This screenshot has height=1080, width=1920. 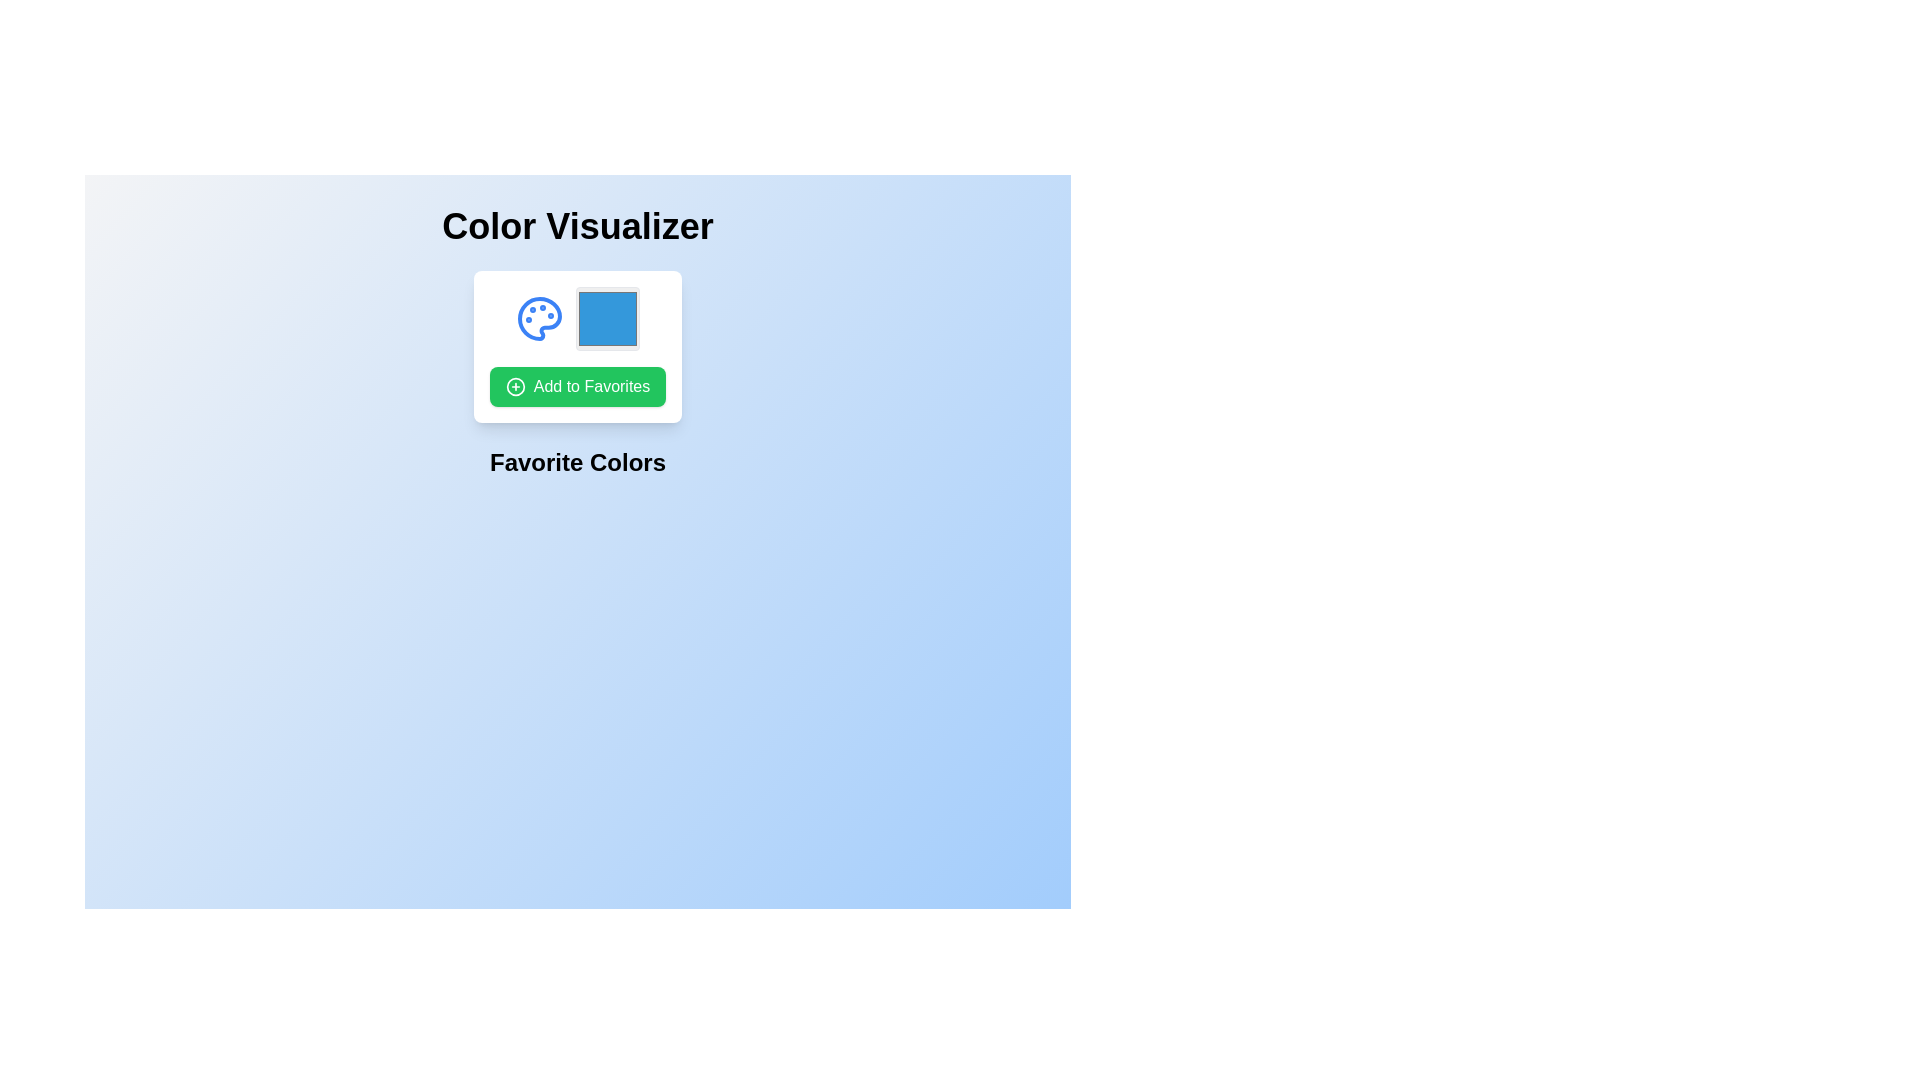 I want to click on the static text element displaying 'Favorite Colors', which is bold and medium-large in size, located below the 'Add to Favorites' section, so click(x=576, y=462).